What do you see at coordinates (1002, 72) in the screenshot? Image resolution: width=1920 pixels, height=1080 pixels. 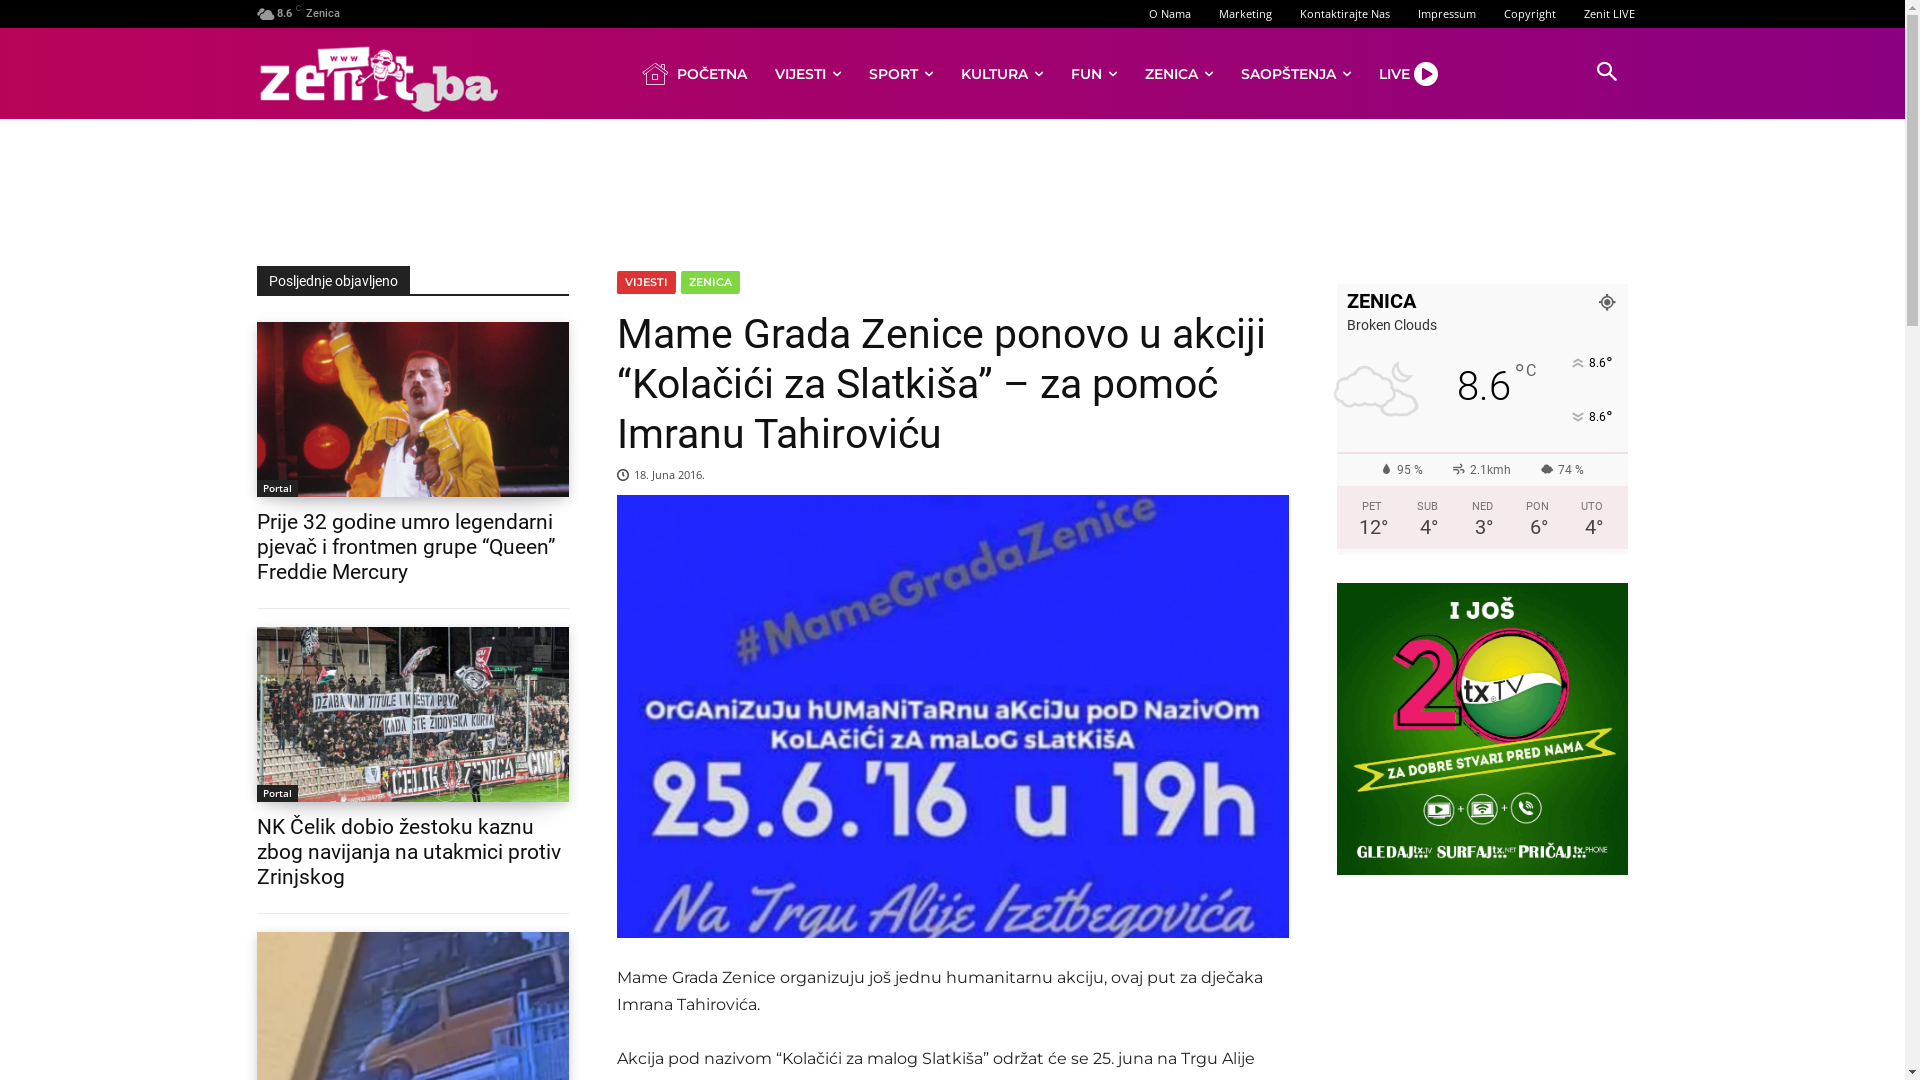 I see `'KULTURA'` at bounding box center [1002, 72].